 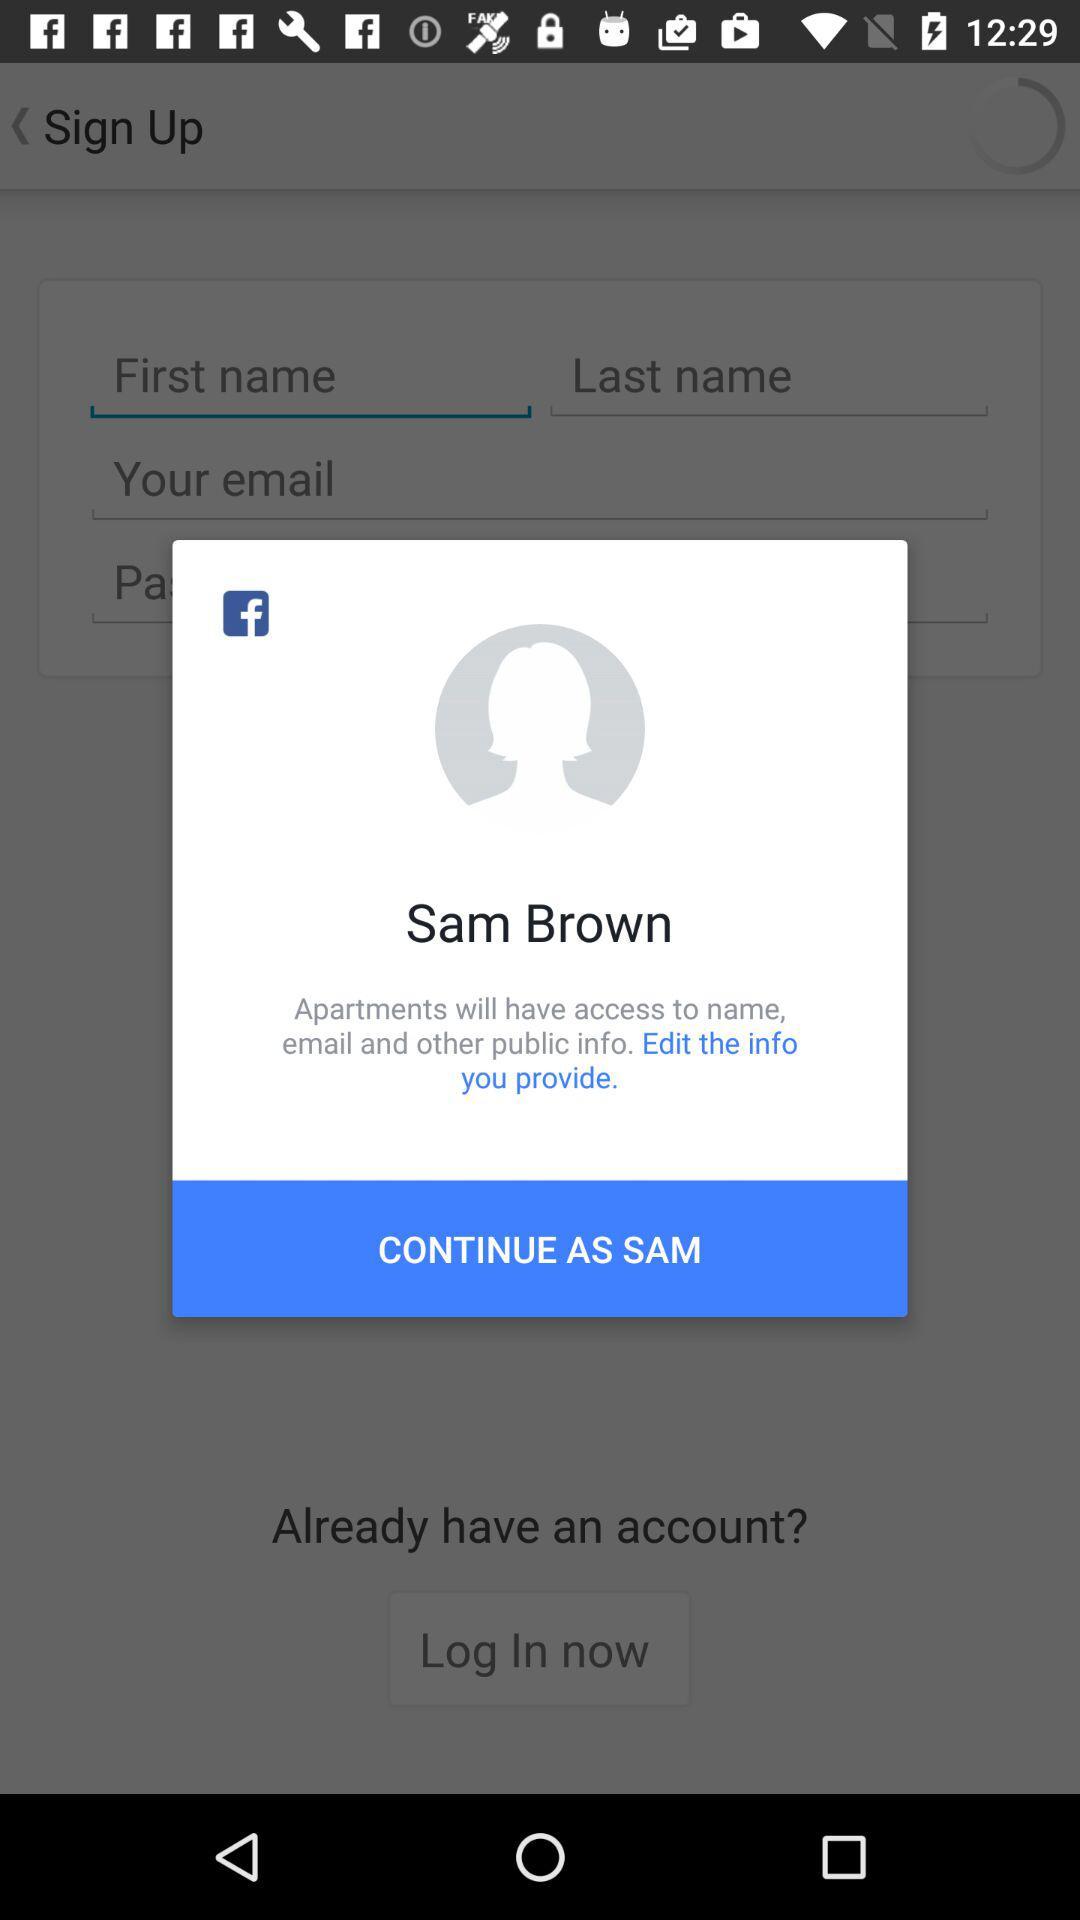 I want to click on the apartments will have, so click(x=540, y=1041).